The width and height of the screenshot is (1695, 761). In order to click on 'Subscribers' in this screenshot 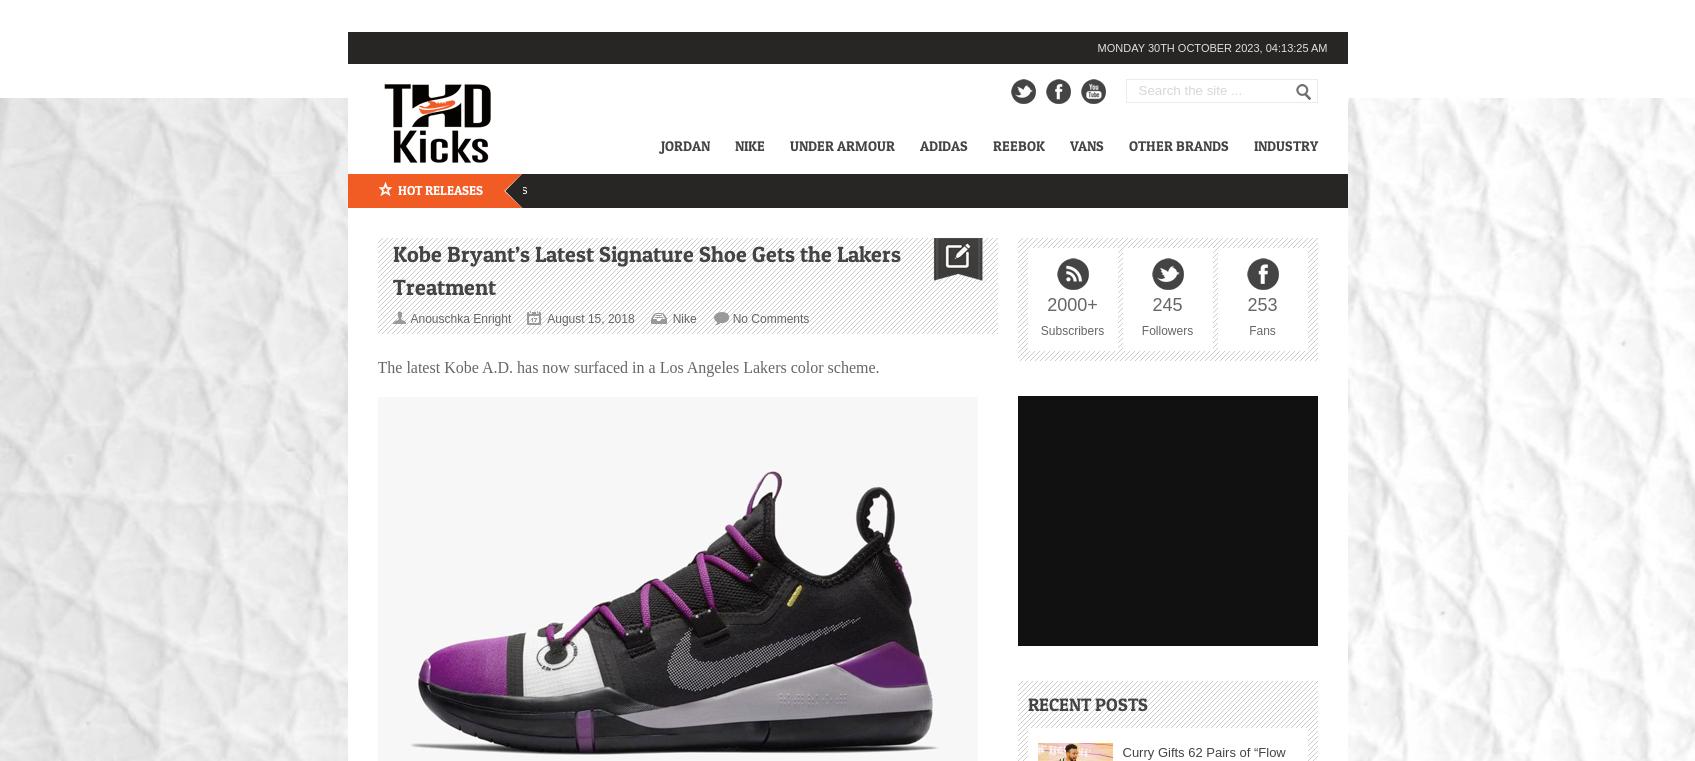, I will do `click(1071, 328)`.